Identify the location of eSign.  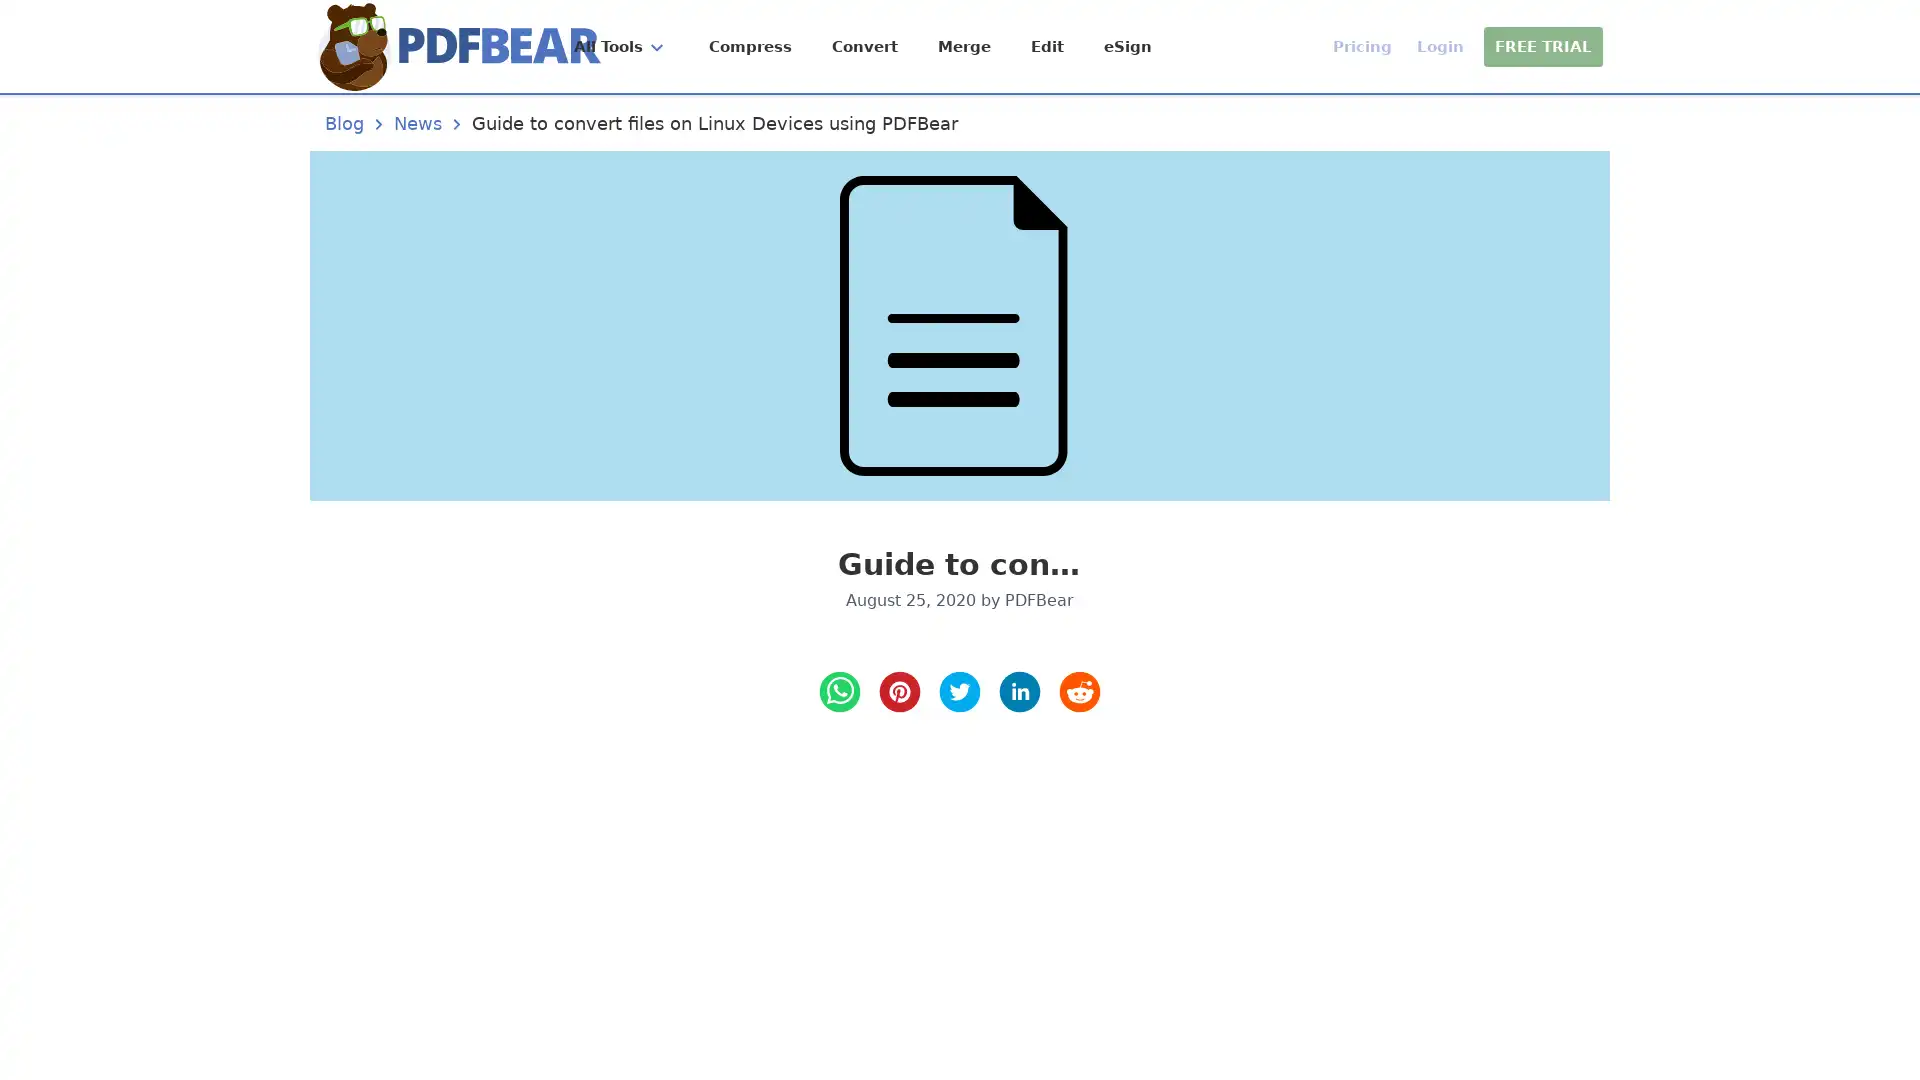
(1127, 45).